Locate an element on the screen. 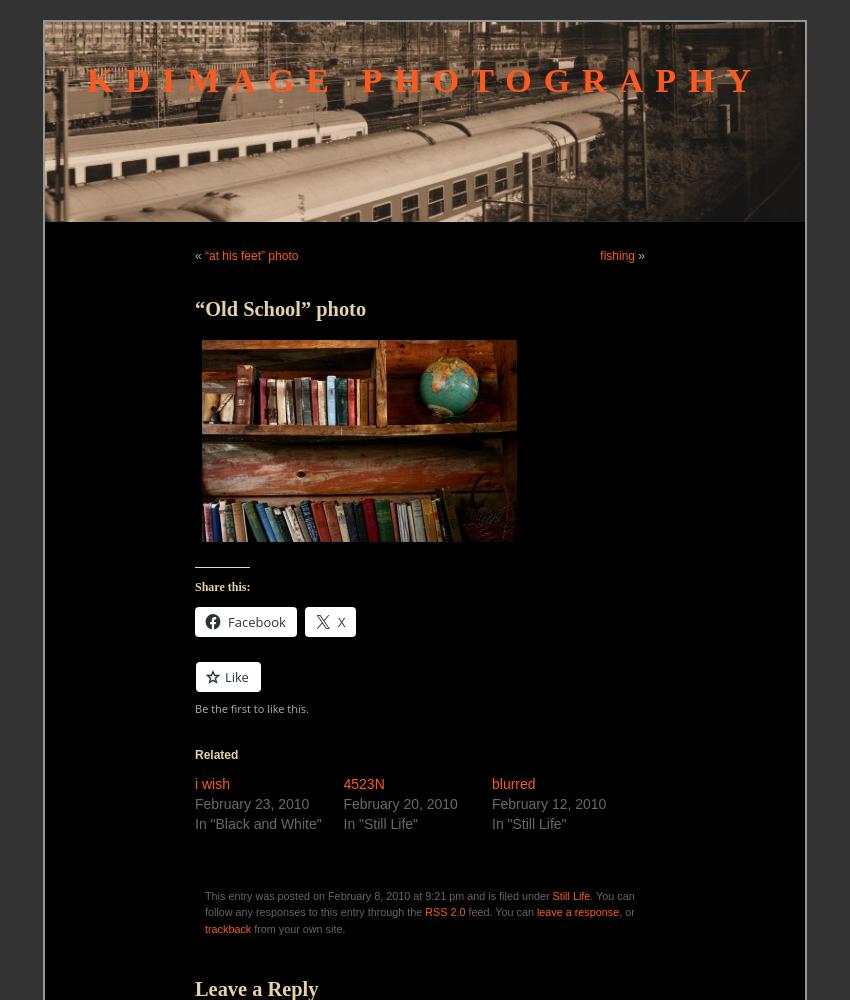  '.						You can follow any responses to this entry through the' is located at coordinates (419, 904).